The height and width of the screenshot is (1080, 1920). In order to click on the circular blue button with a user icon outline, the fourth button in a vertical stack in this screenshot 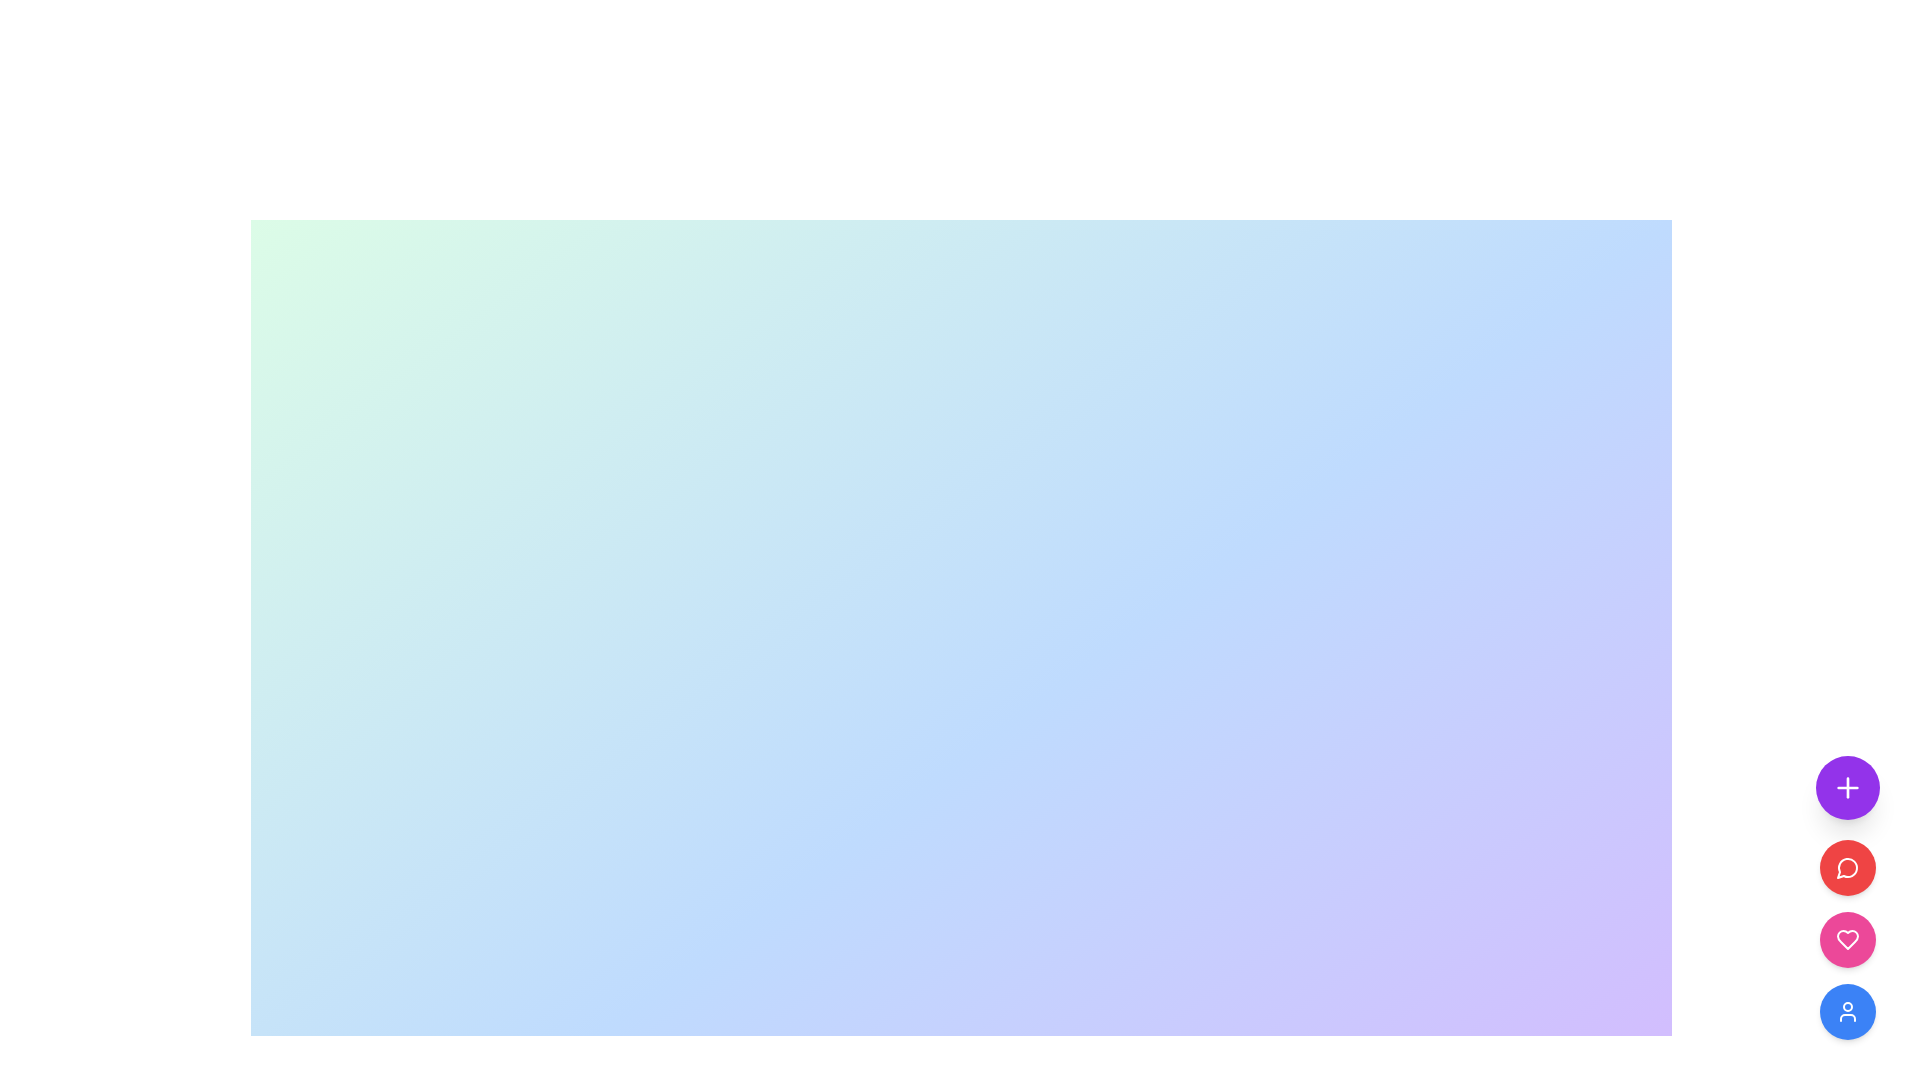, I will do `click(1847, 1011)`.